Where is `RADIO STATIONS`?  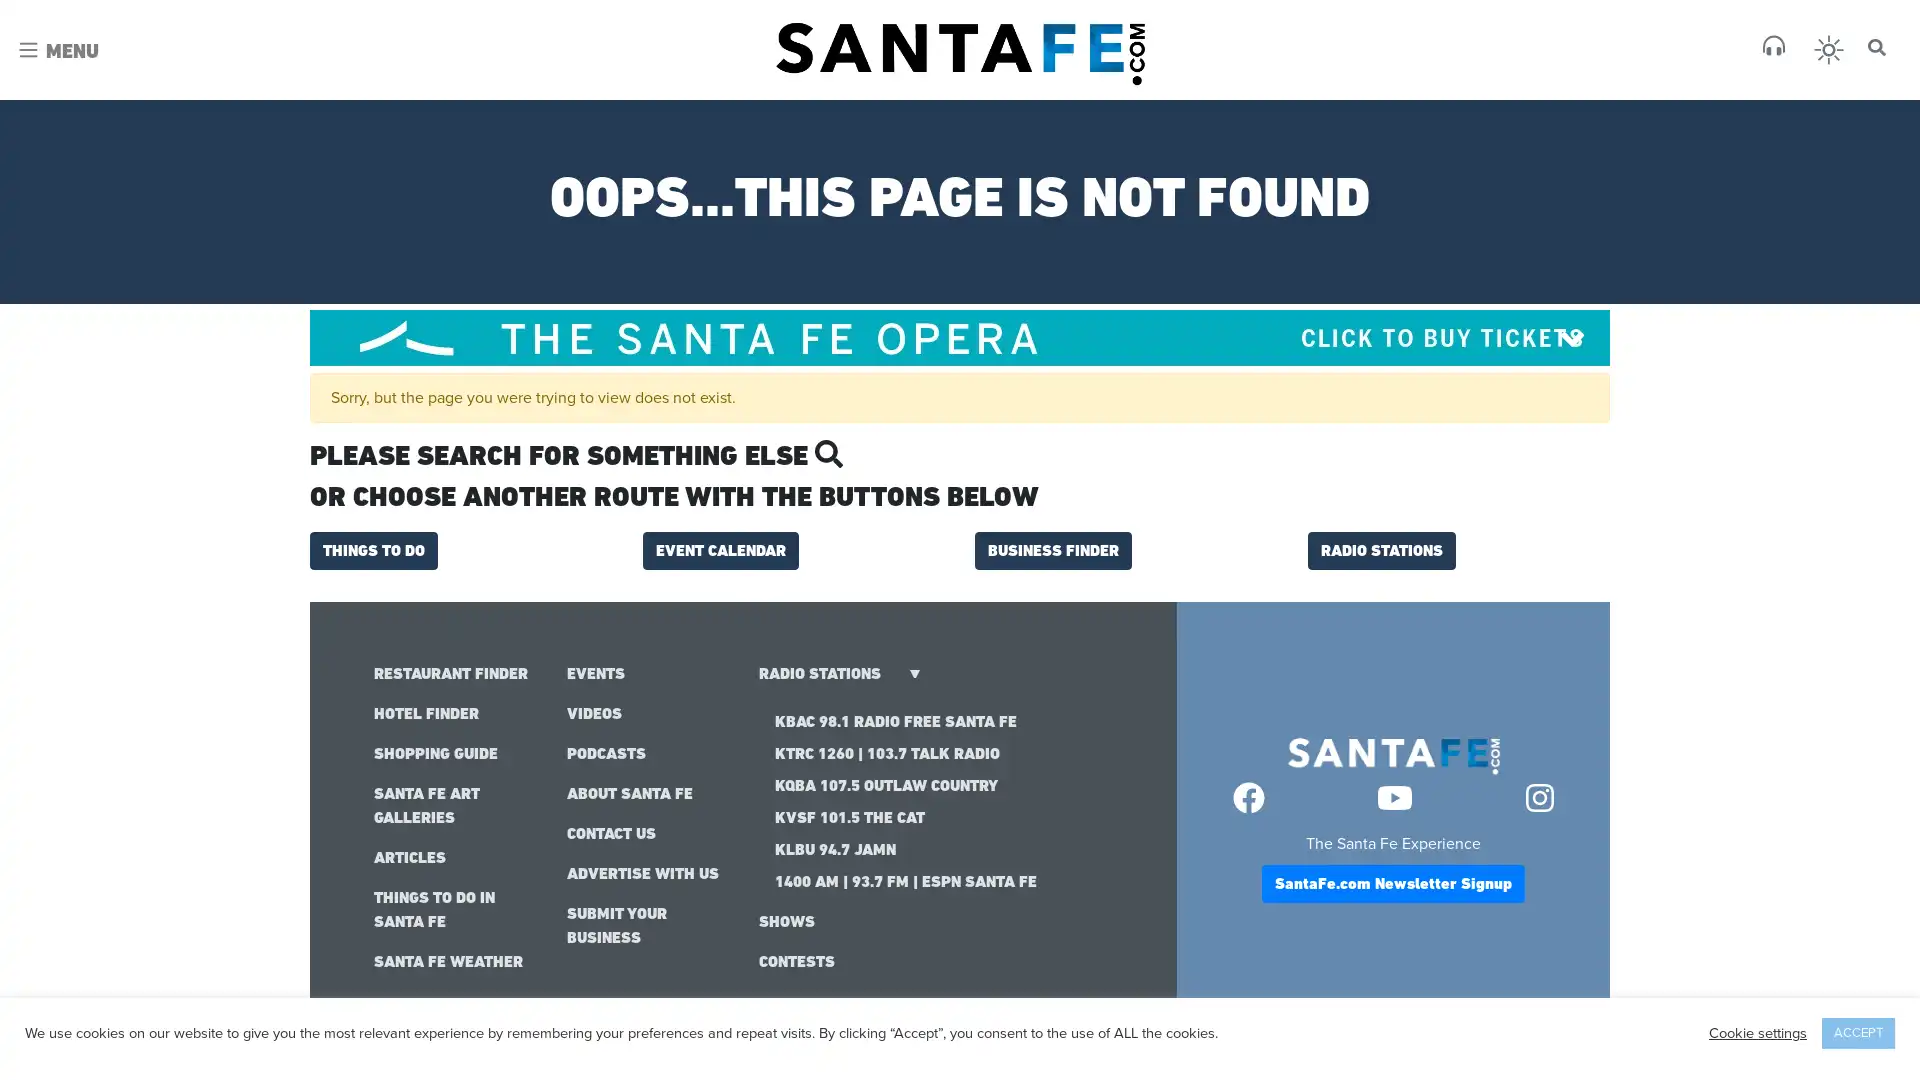 RADIO STATIONS is located at coordinates (1380, 550).